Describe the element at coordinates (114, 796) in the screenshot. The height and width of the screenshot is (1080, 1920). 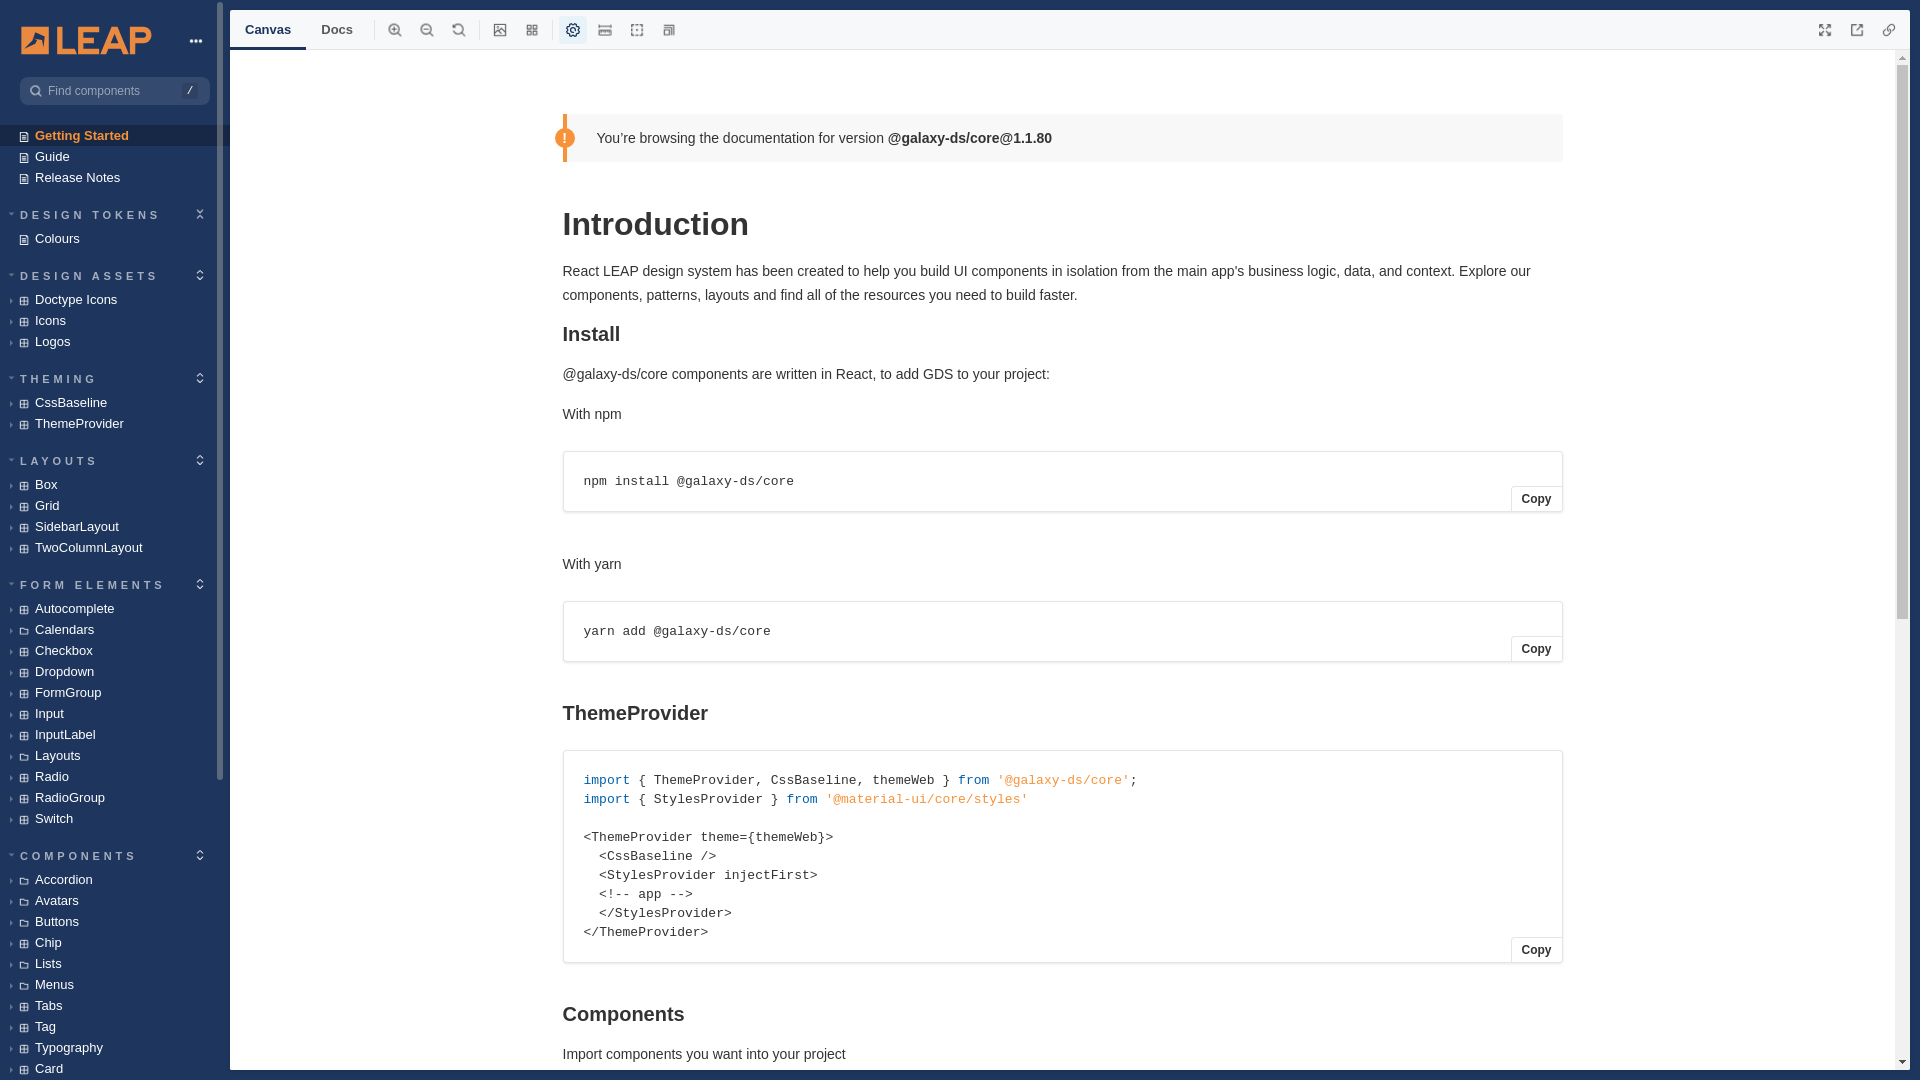
I see `'RadioGroup'` at that location.